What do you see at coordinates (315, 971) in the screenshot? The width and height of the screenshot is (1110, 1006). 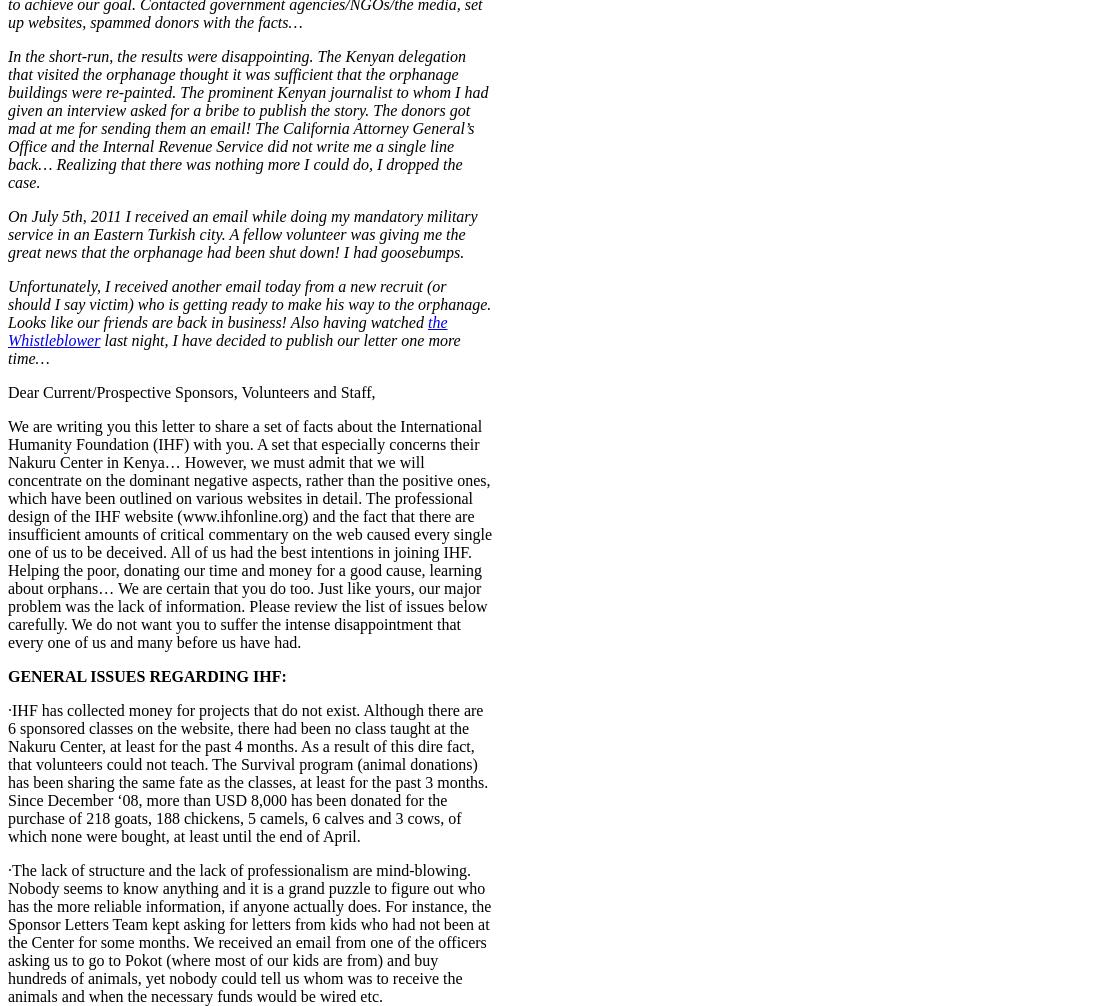 I see `'Comment'` at bounding box center [315, 971].